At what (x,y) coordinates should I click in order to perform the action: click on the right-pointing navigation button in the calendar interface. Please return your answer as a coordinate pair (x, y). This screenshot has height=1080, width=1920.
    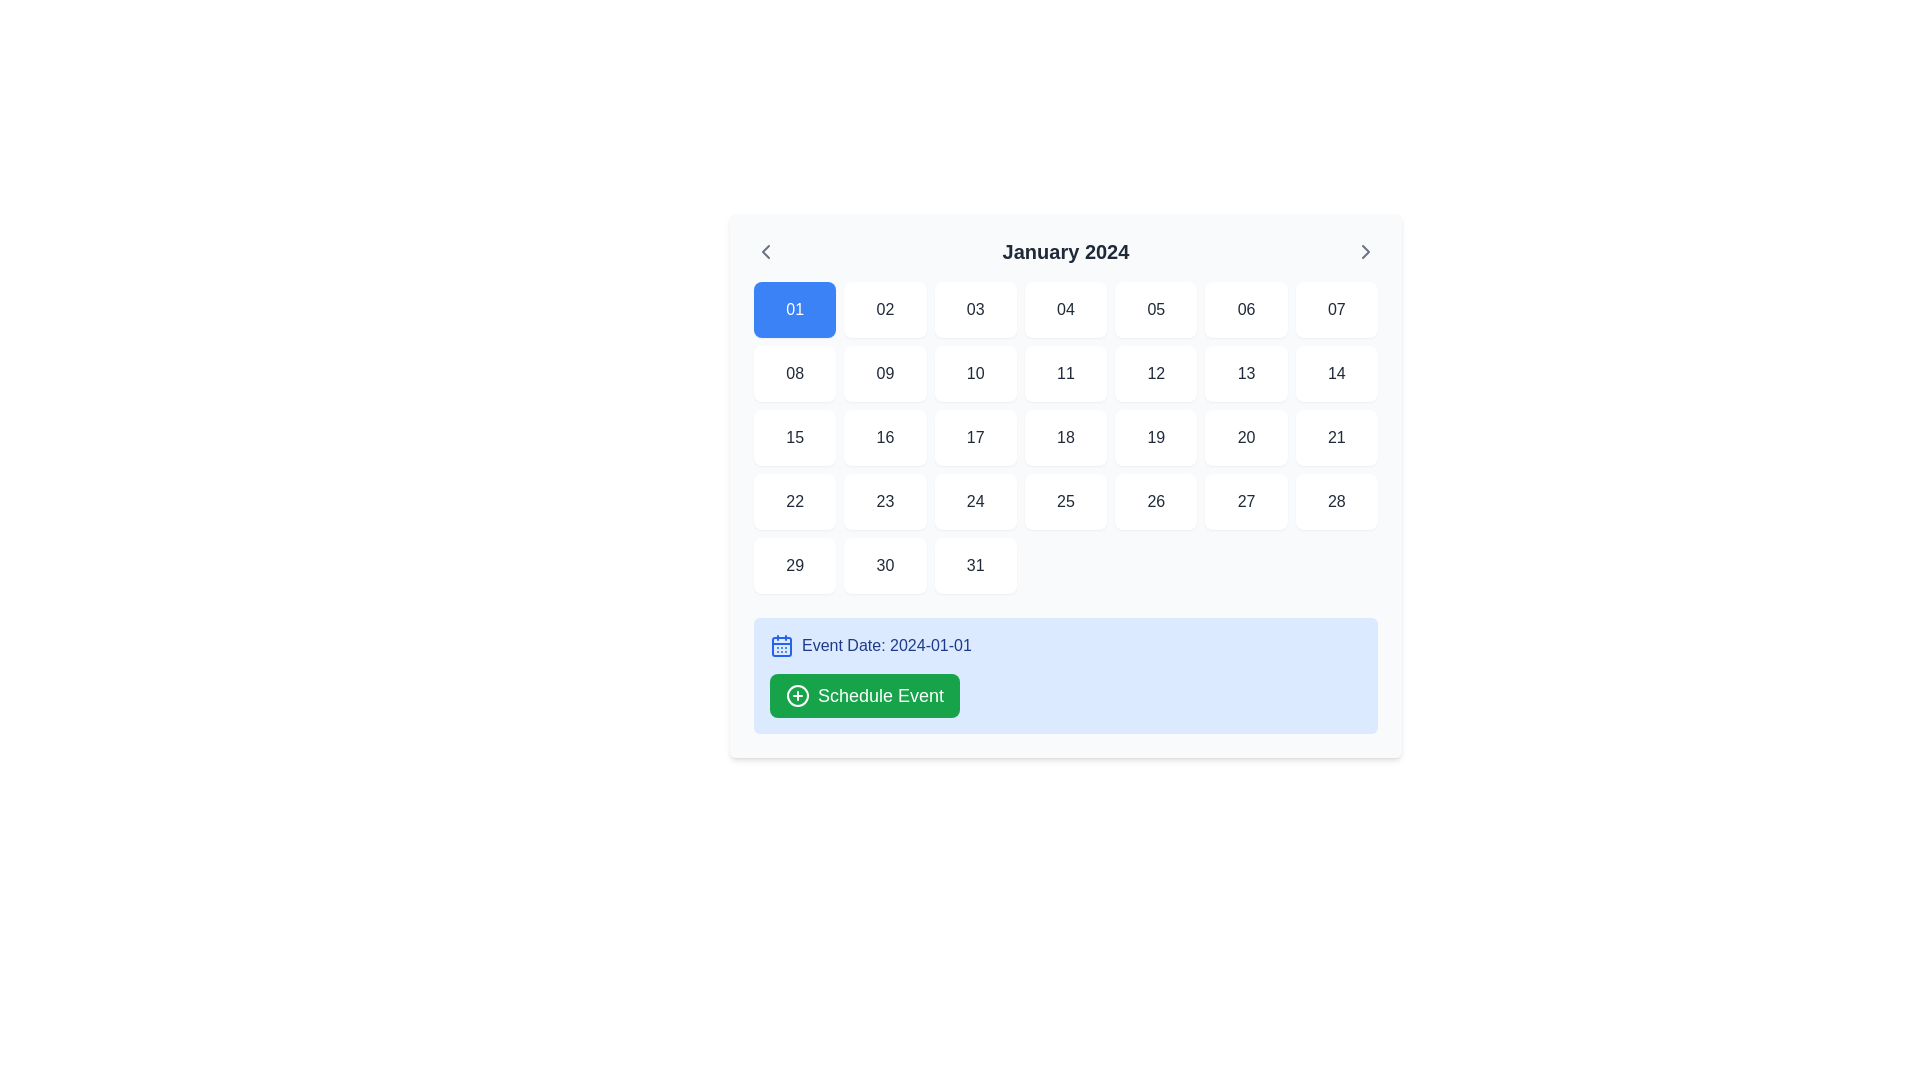
    Looking at the image, I should click on (1364, 250).